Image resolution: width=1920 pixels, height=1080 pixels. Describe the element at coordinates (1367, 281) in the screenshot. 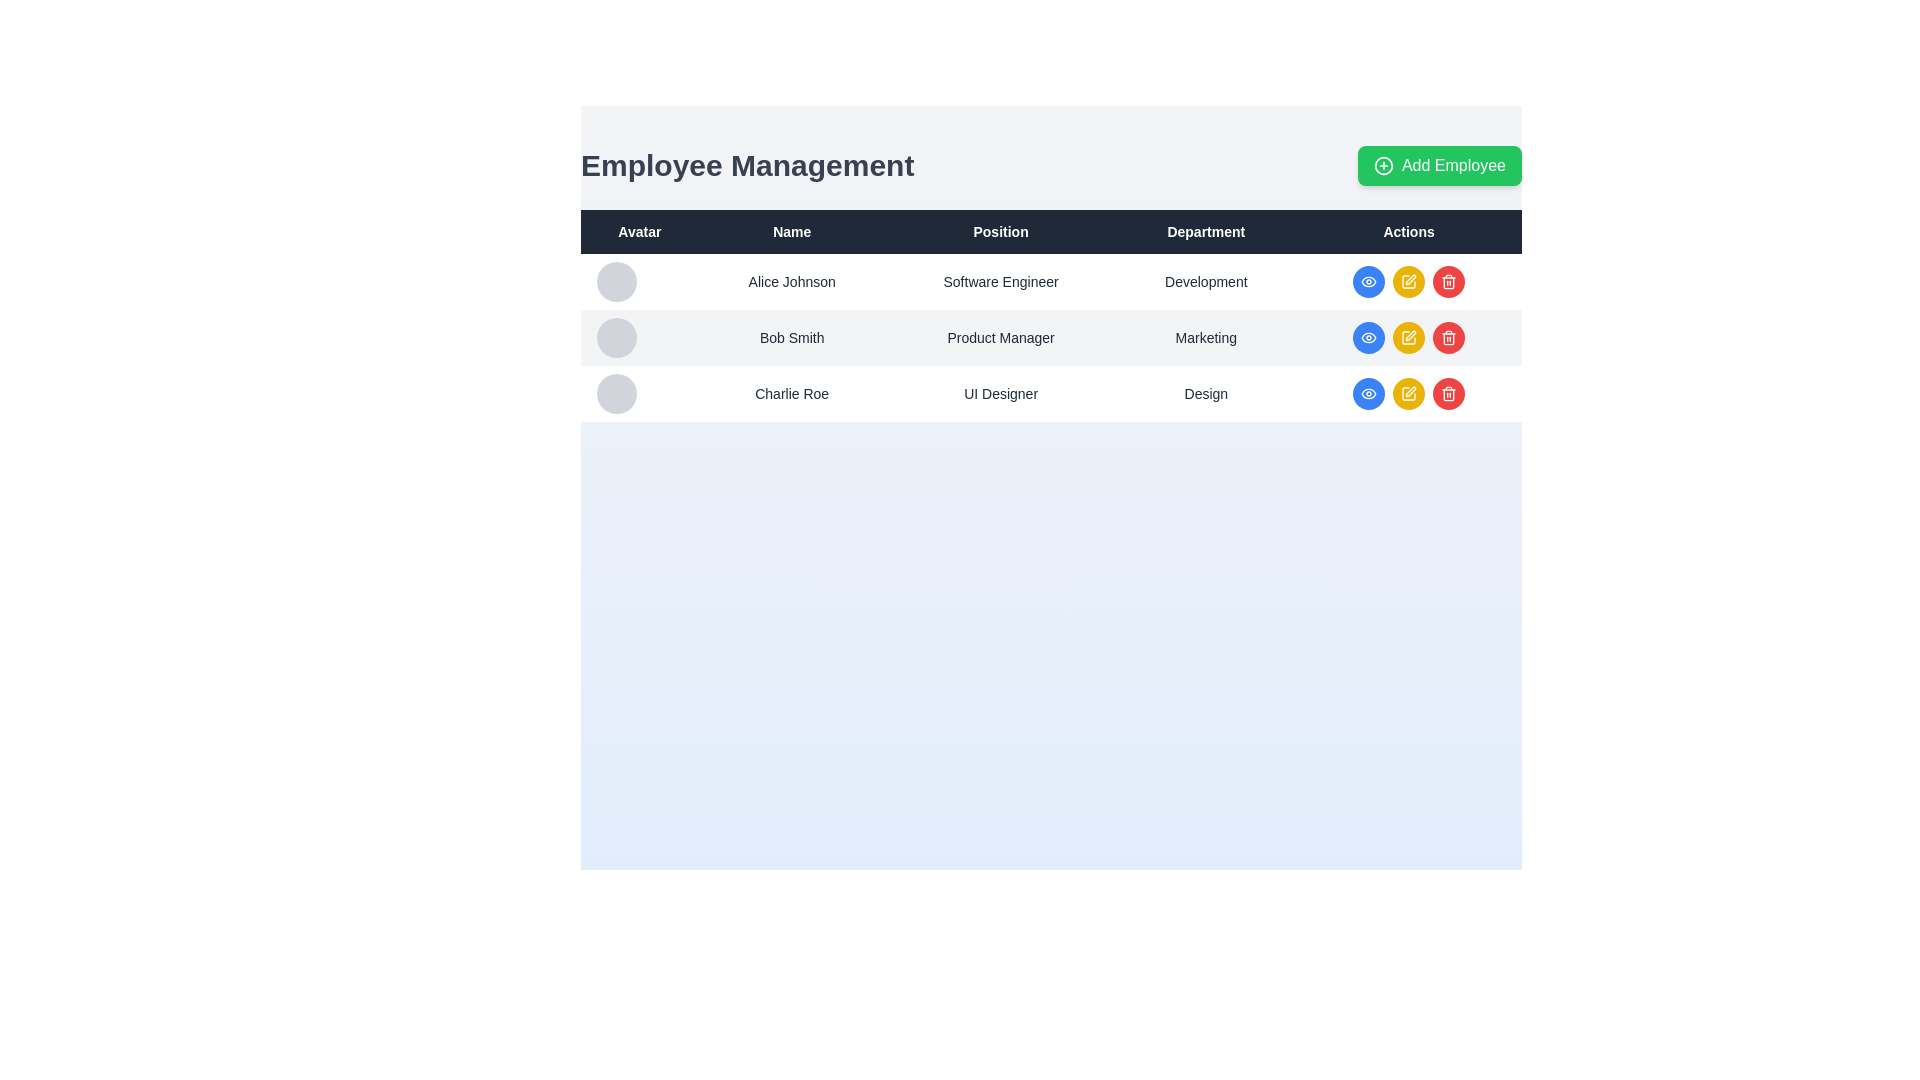

I see `the first action button in the 'Actions' column of the table, which allows users` at that location.